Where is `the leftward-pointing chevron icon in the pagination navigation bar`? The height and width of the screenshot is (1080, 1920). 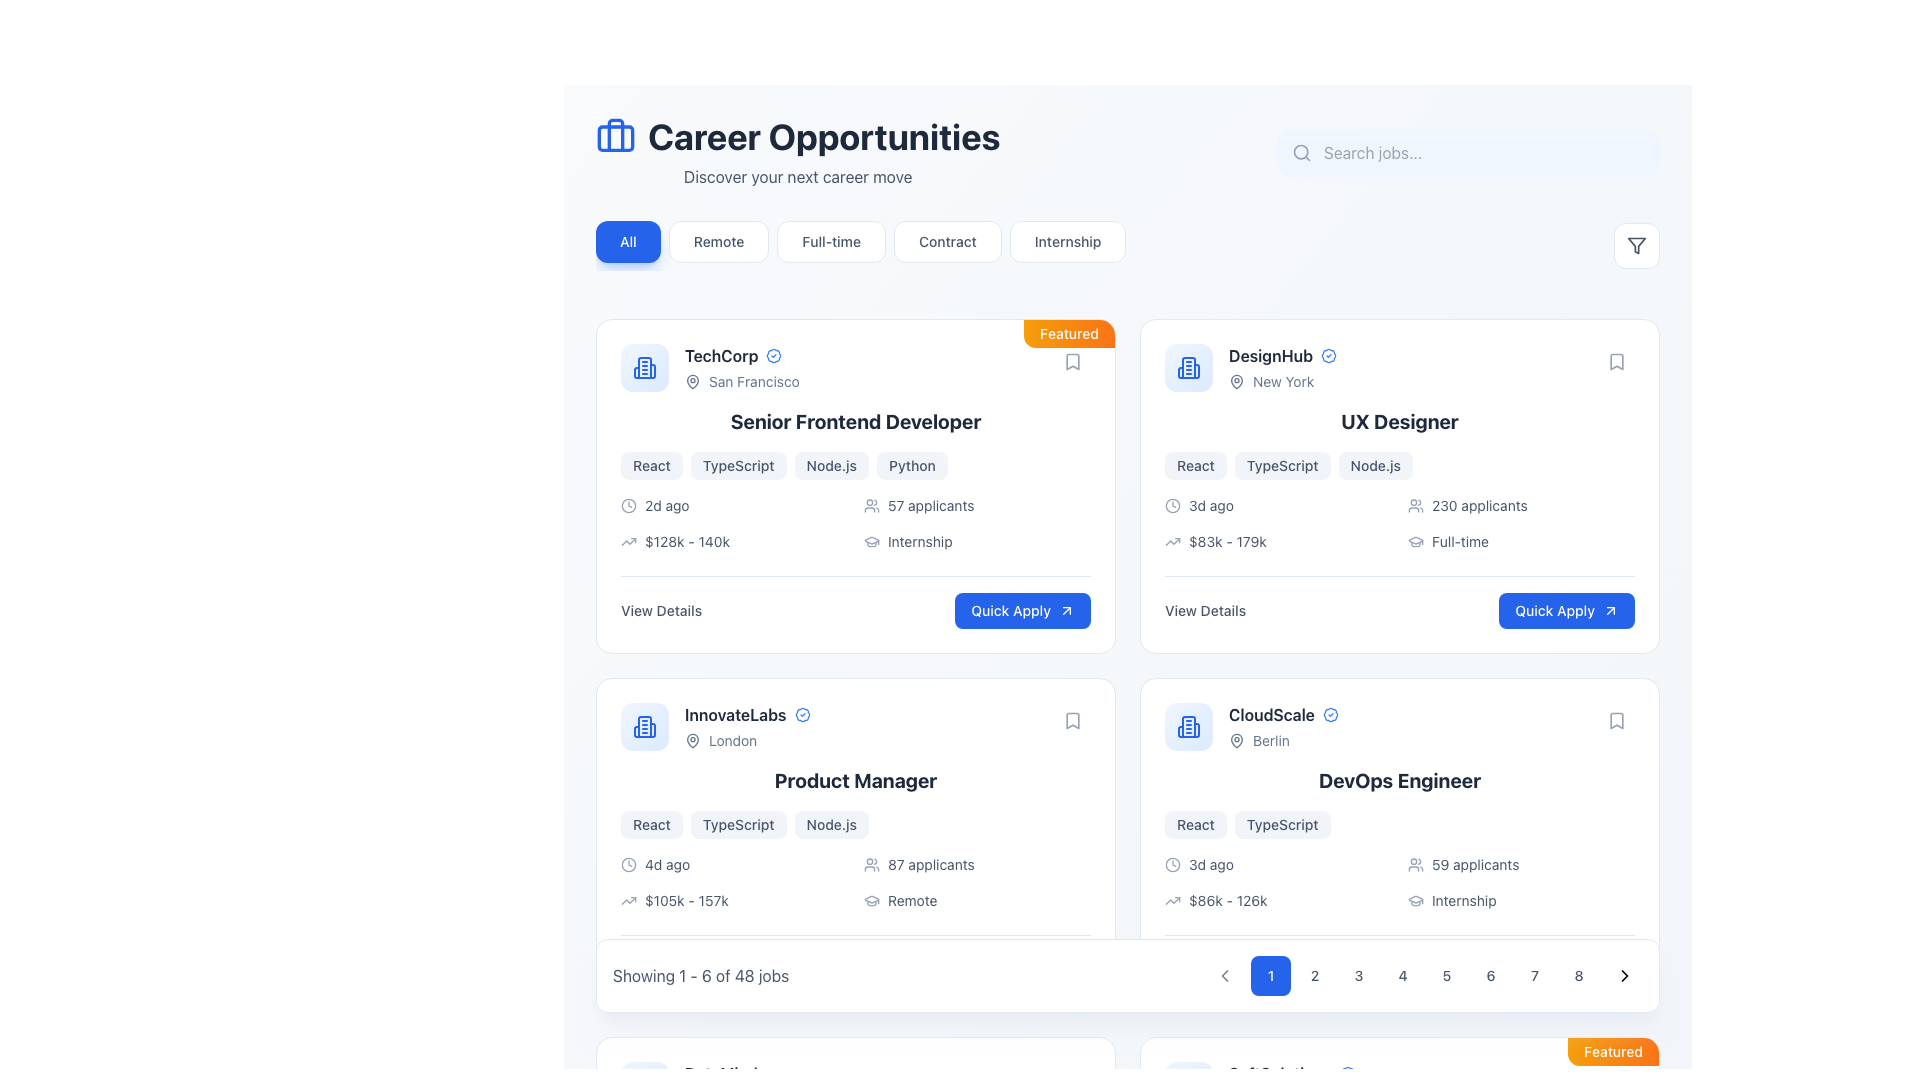 the leftward-pointing chevron icon in the pagination navigation bar is located at coordinates (1223, 974).